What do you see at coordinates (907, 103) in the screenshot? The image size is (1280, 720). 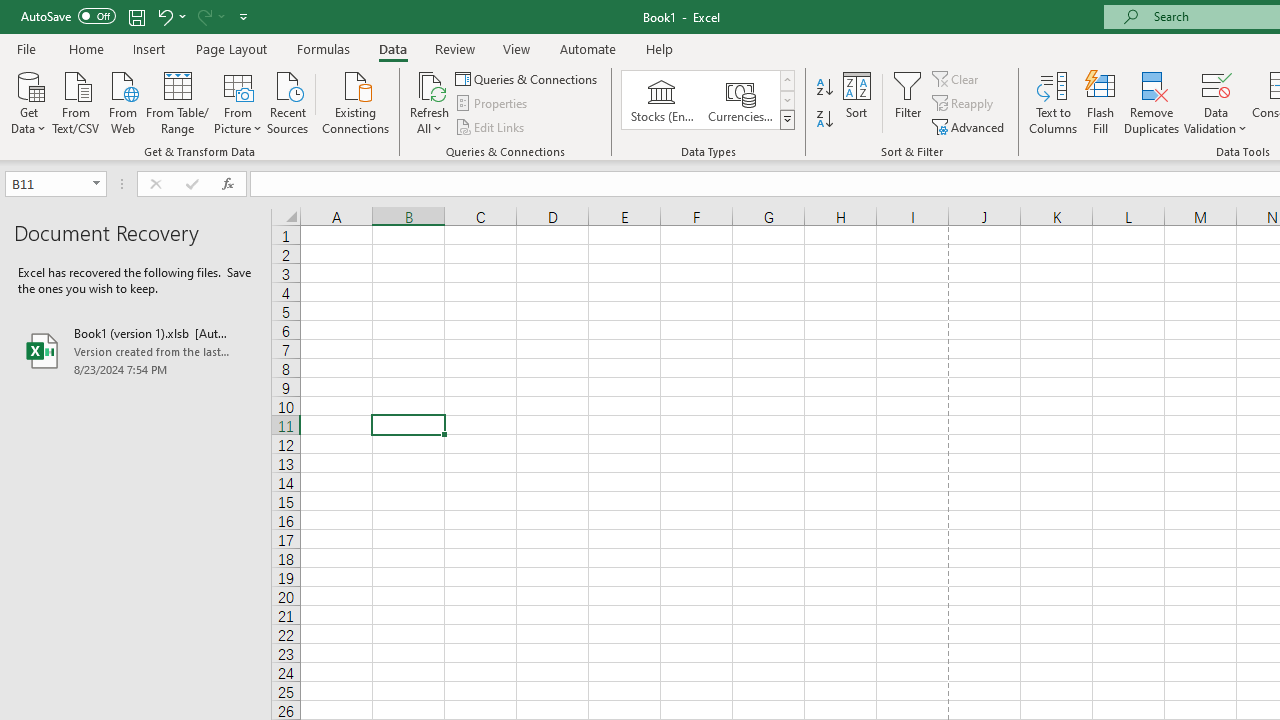 I see `'Filter'` at bounding box center [907, 103].